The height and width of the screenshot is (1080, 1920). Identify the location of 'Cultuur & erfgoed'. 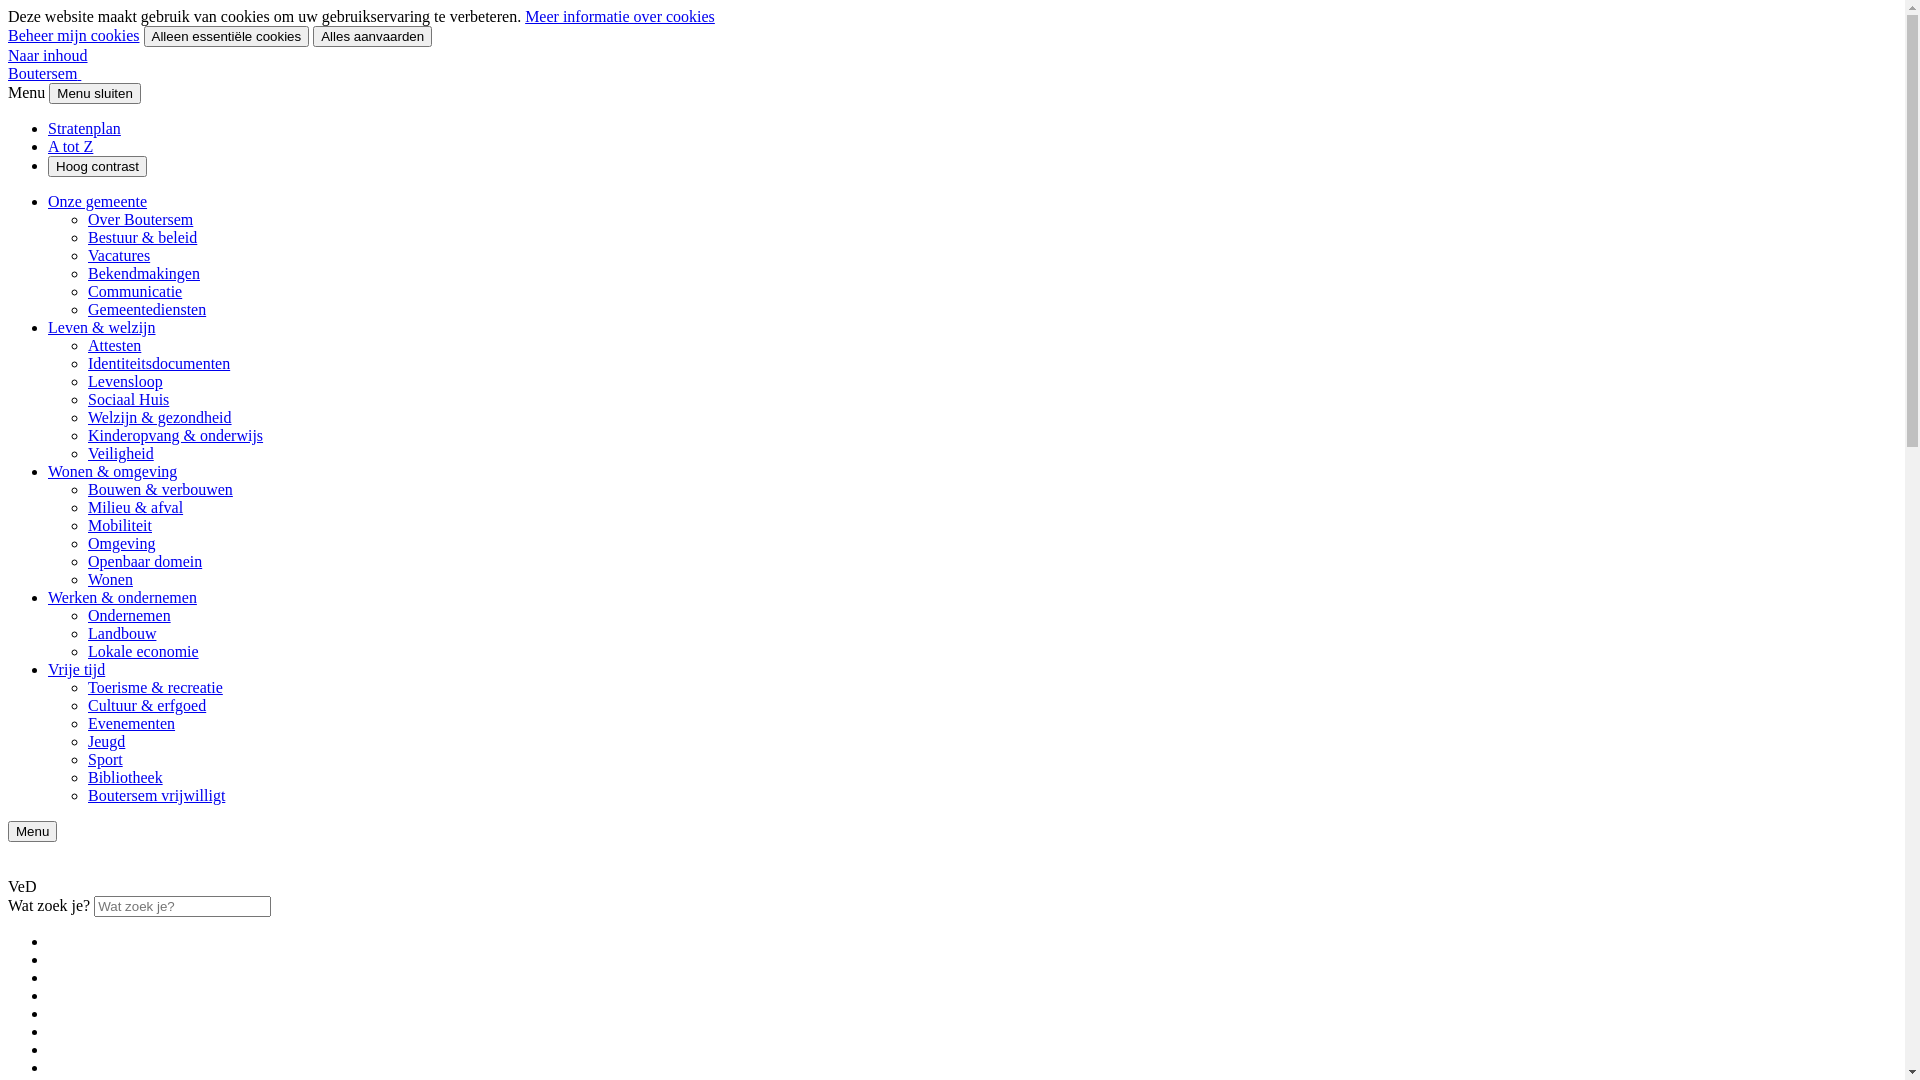
(146, 704).